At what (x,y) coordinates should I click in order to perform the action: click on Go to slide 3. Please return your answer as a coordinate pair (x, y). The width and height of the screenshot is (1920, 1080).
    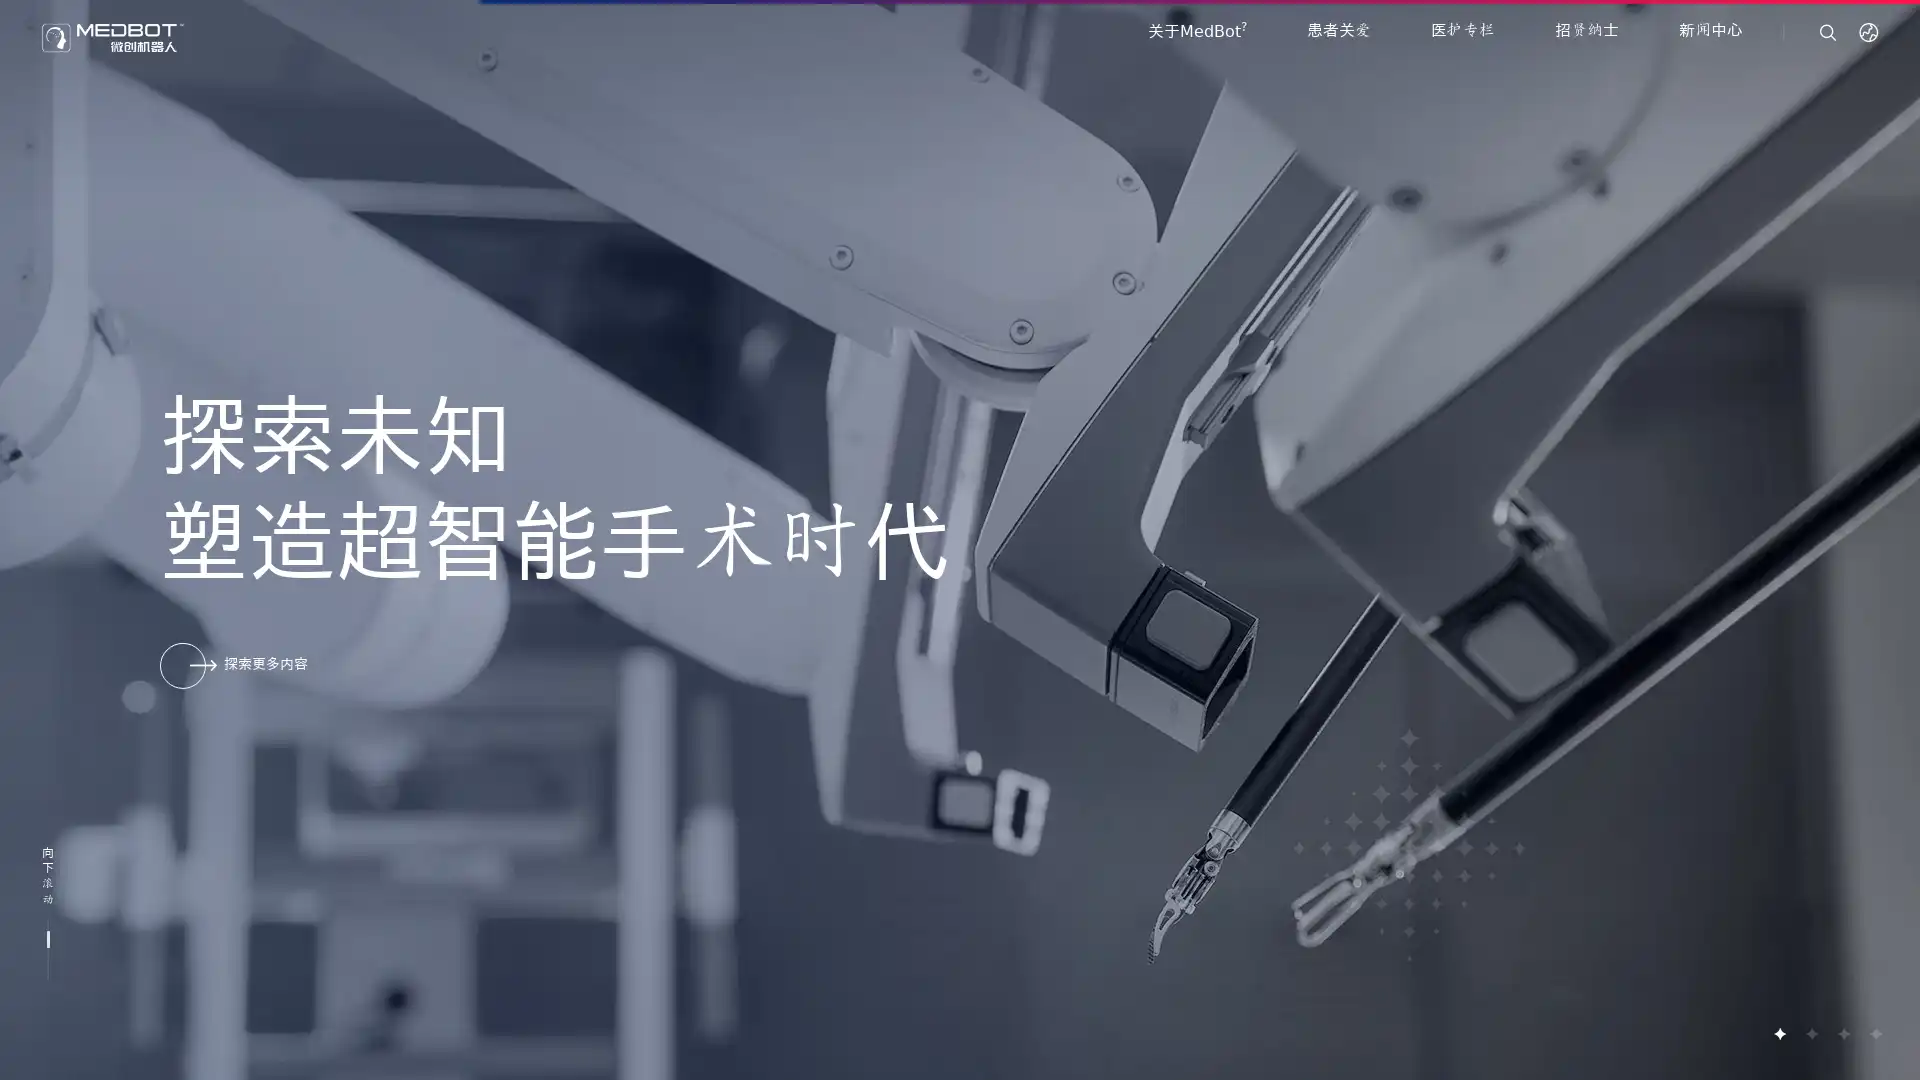
    Looking at the image, I should click on (1842, 1033).